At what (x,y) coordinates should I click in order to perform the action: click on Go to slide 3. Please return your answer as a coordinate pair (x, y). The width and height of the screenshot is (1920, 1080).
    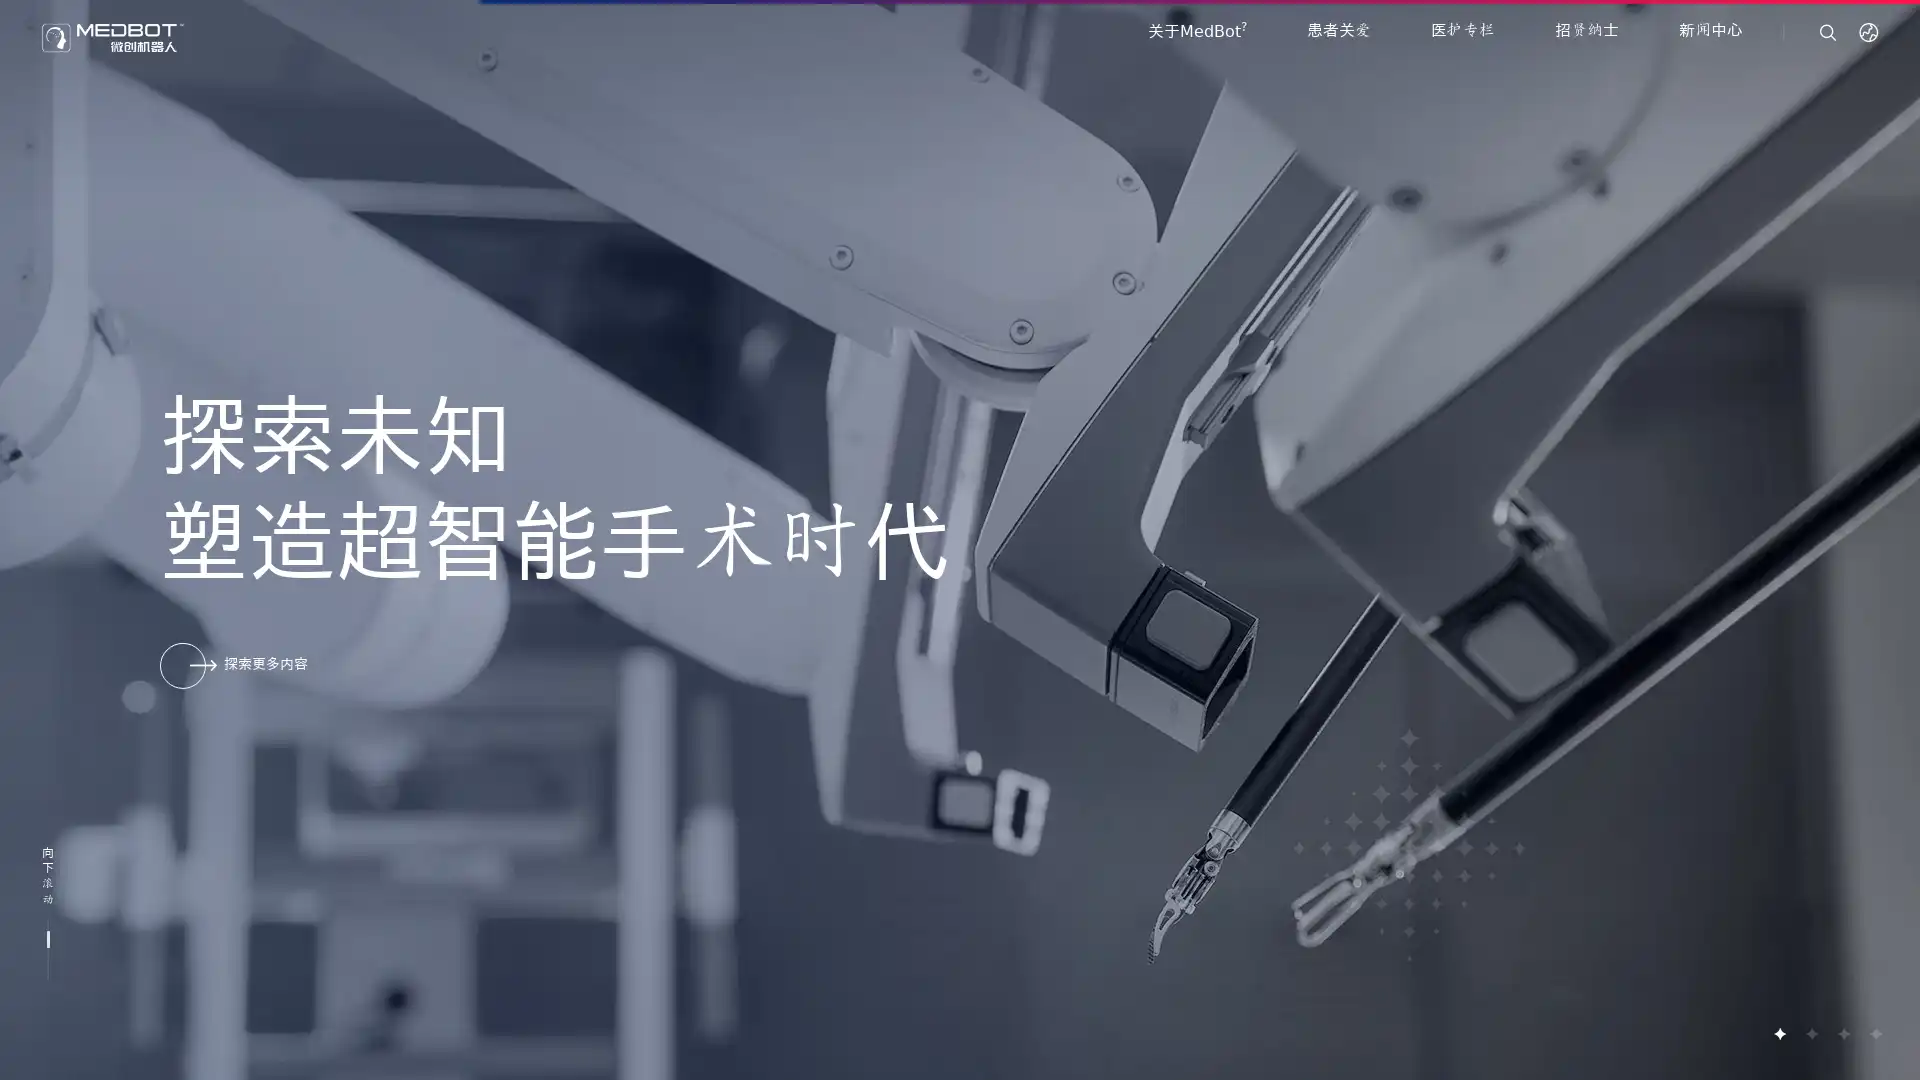
    Looking at the image, I should click on (1842, 1033).